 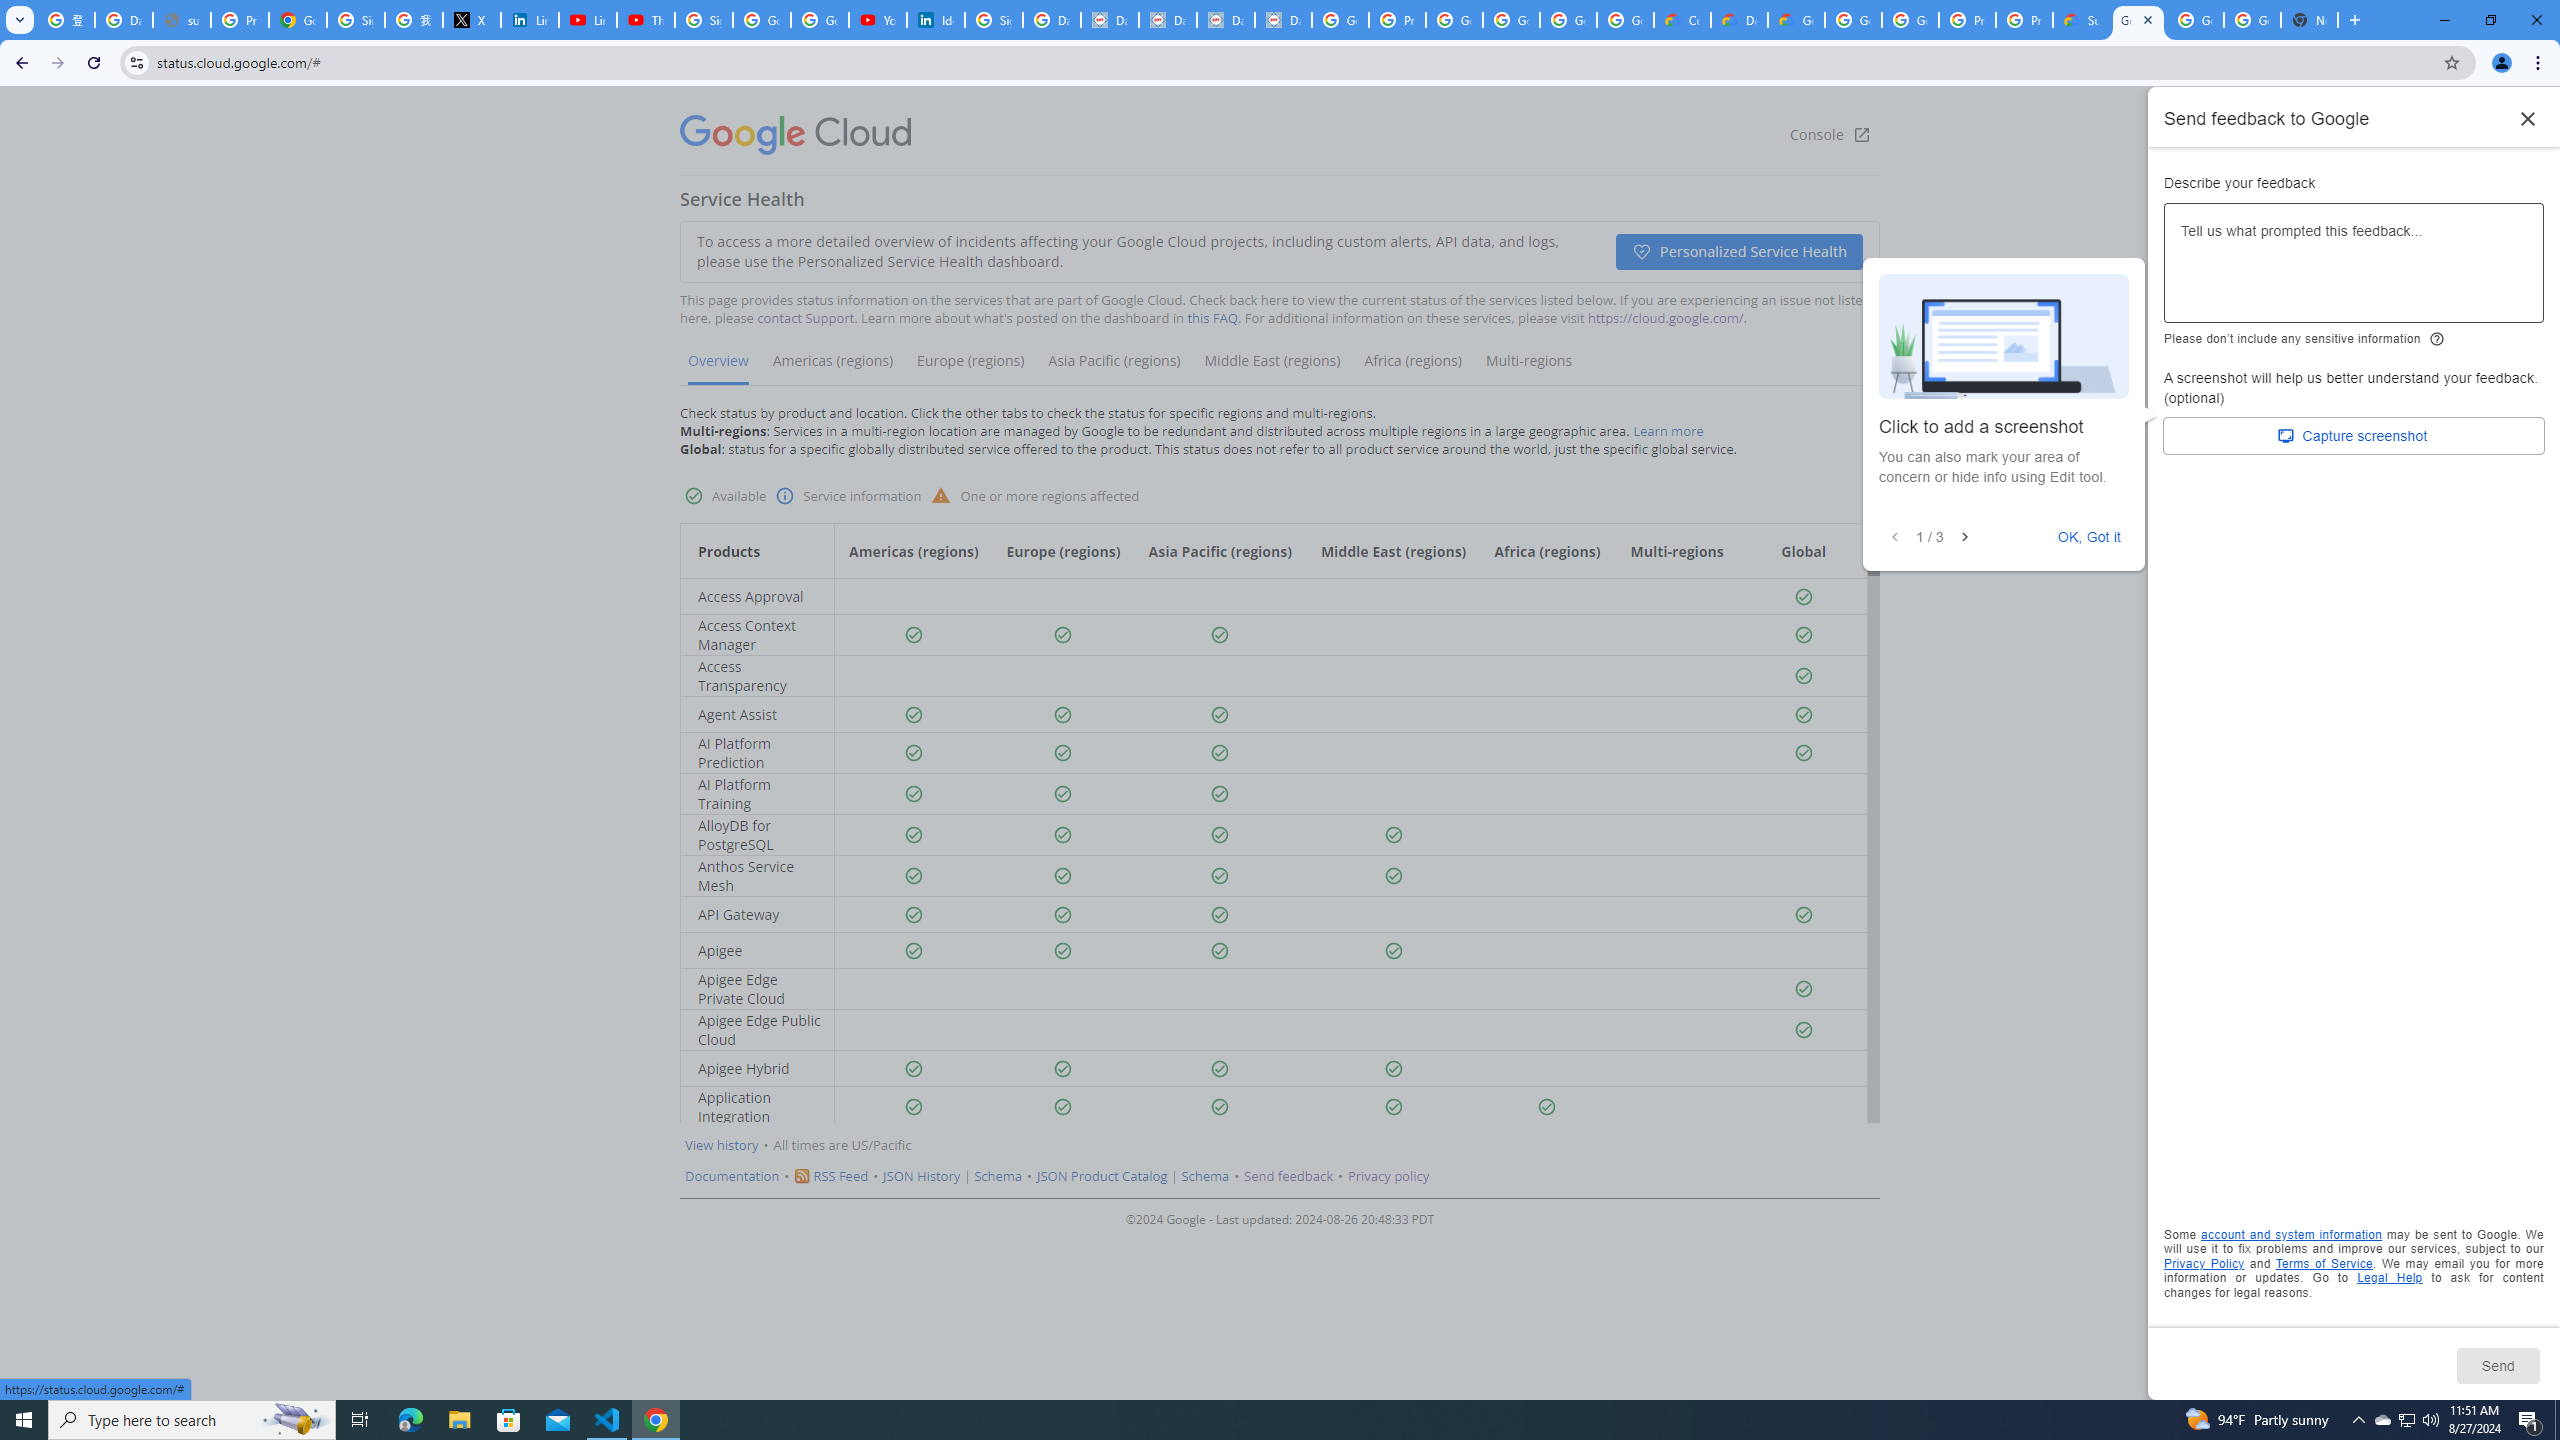 What do you see at coordinates (1271, 367) in the screenshot?
I see `'Middle East (regions)'` at bounding box center [1271, 367].